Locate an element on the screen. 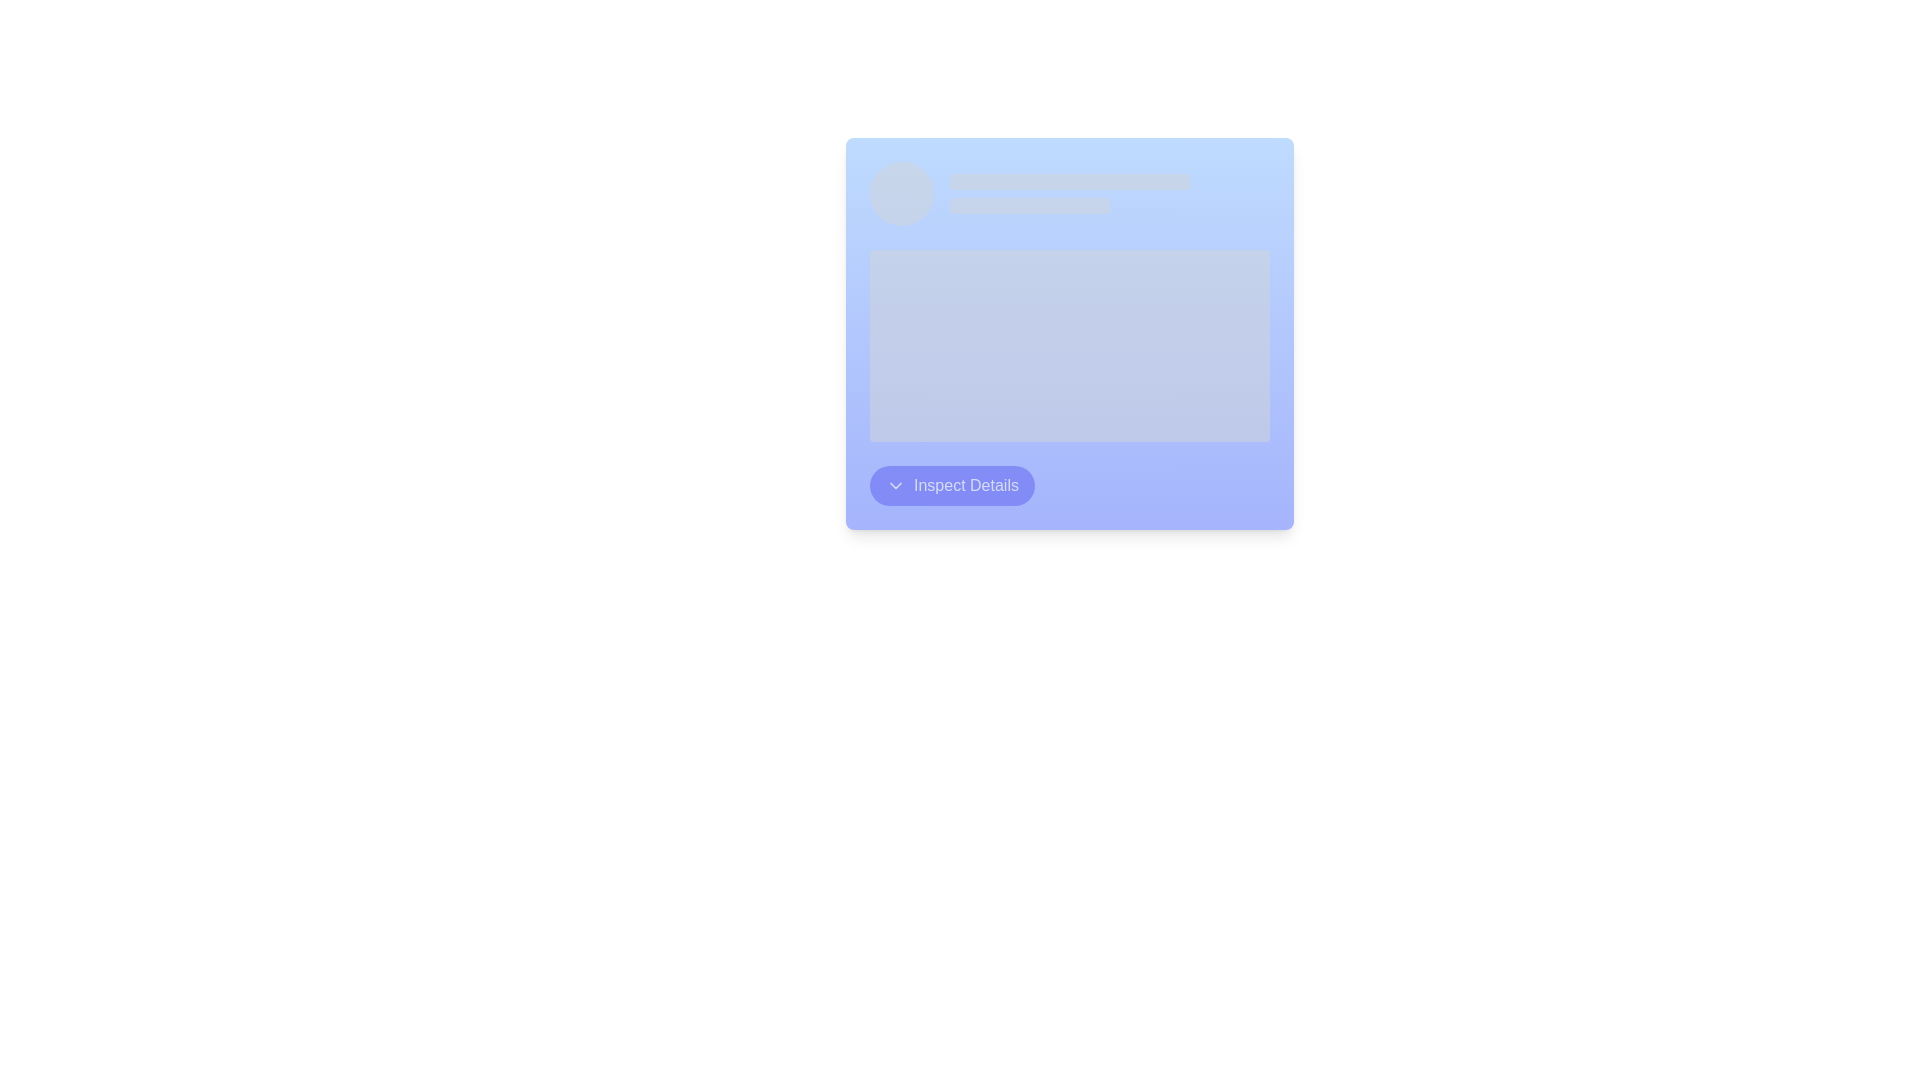 The image size is (1920, 1080). the second horizontal progress indicator bar located in the top-middle portion of the interface box, beneath a circular element is located at coordinates (1029, 205).